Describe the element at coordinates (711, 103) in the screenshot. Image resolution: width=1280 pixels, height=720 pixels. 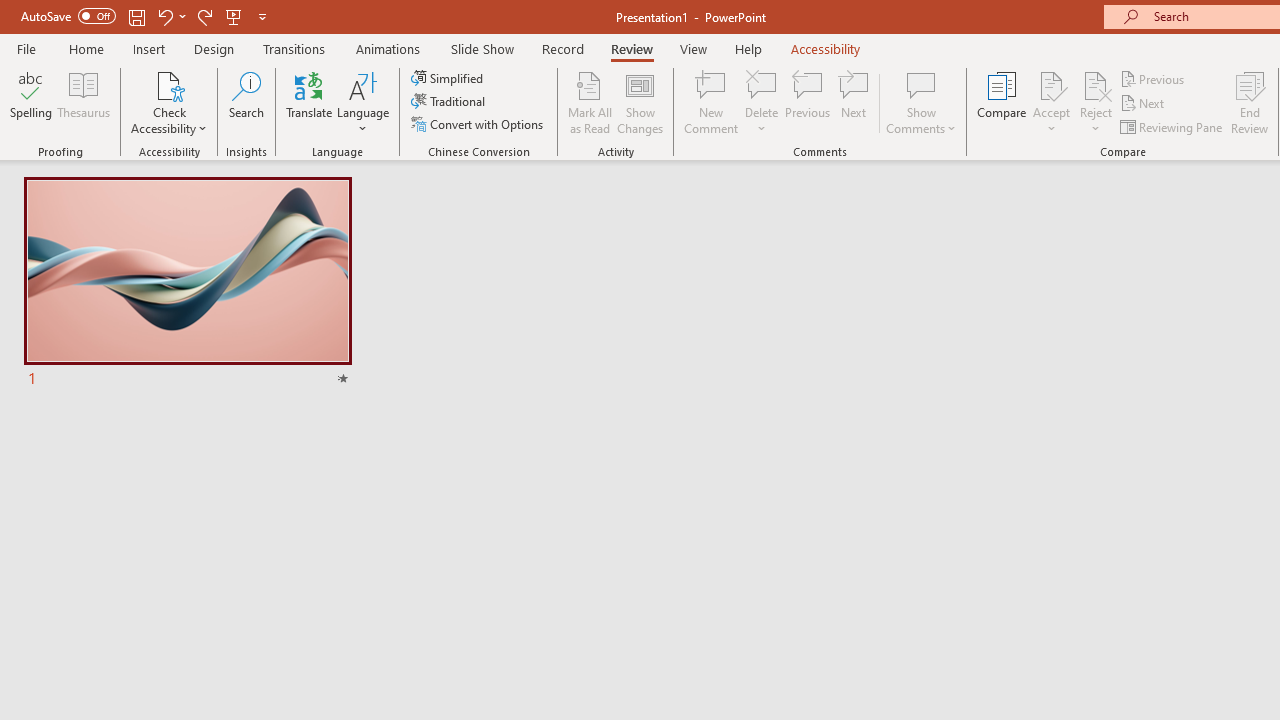
I see `'New Comment'` at that location.